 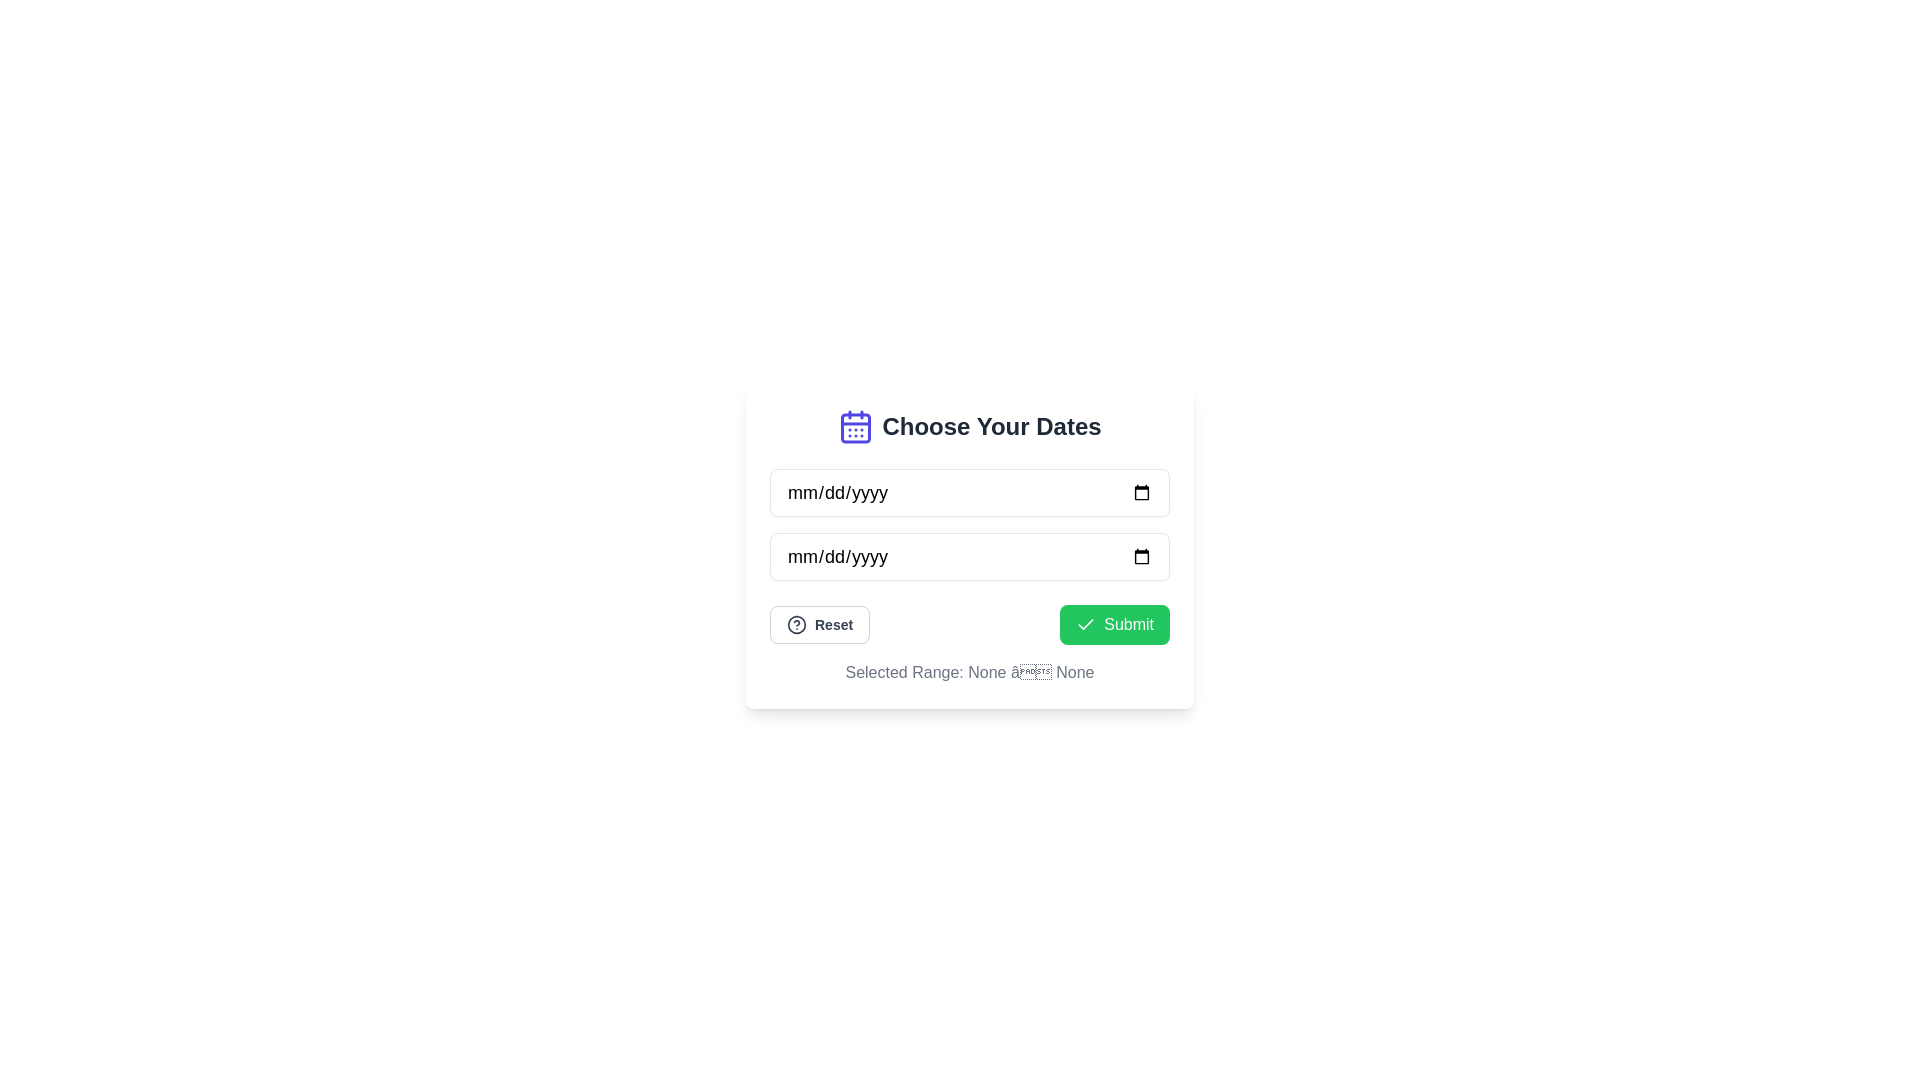 What do you see at coordinates (820, 623) in the screenshot?
I see `the 'Reset' button, which has a light gray border, rounded edges, and a hover effect` at bounding box center [820, 623].